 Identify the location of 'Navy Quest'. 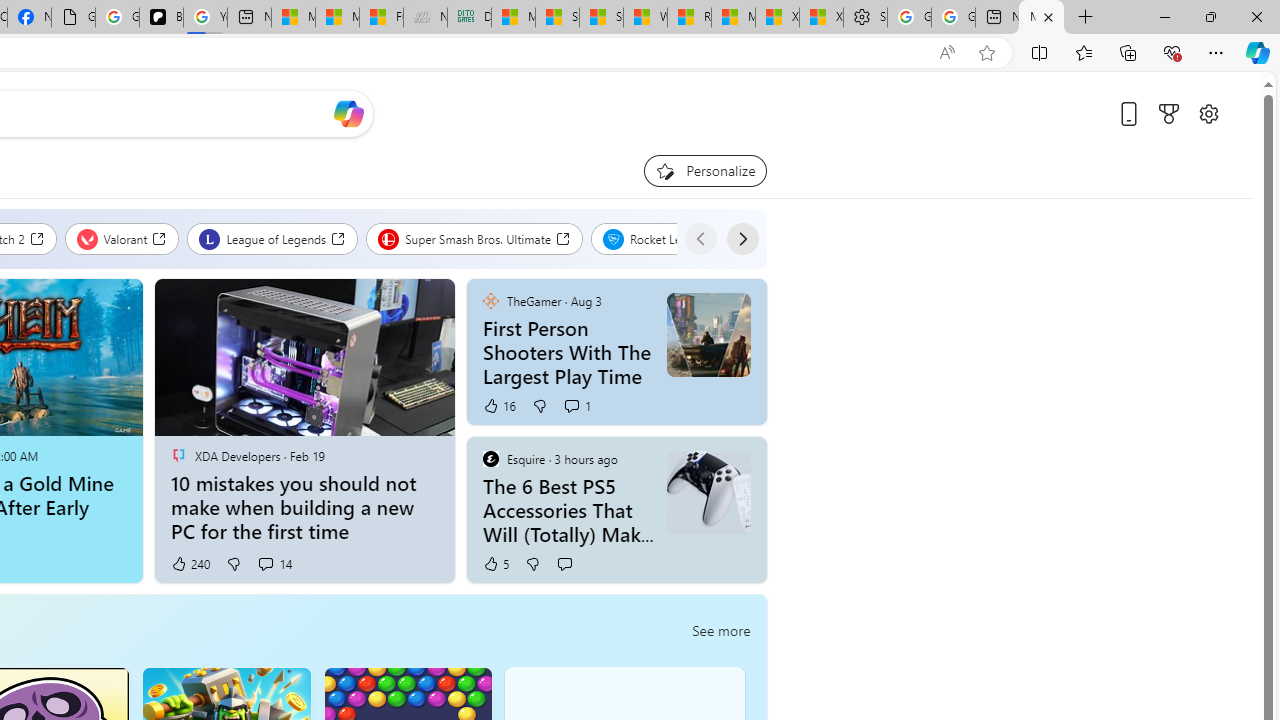
(424, 17).